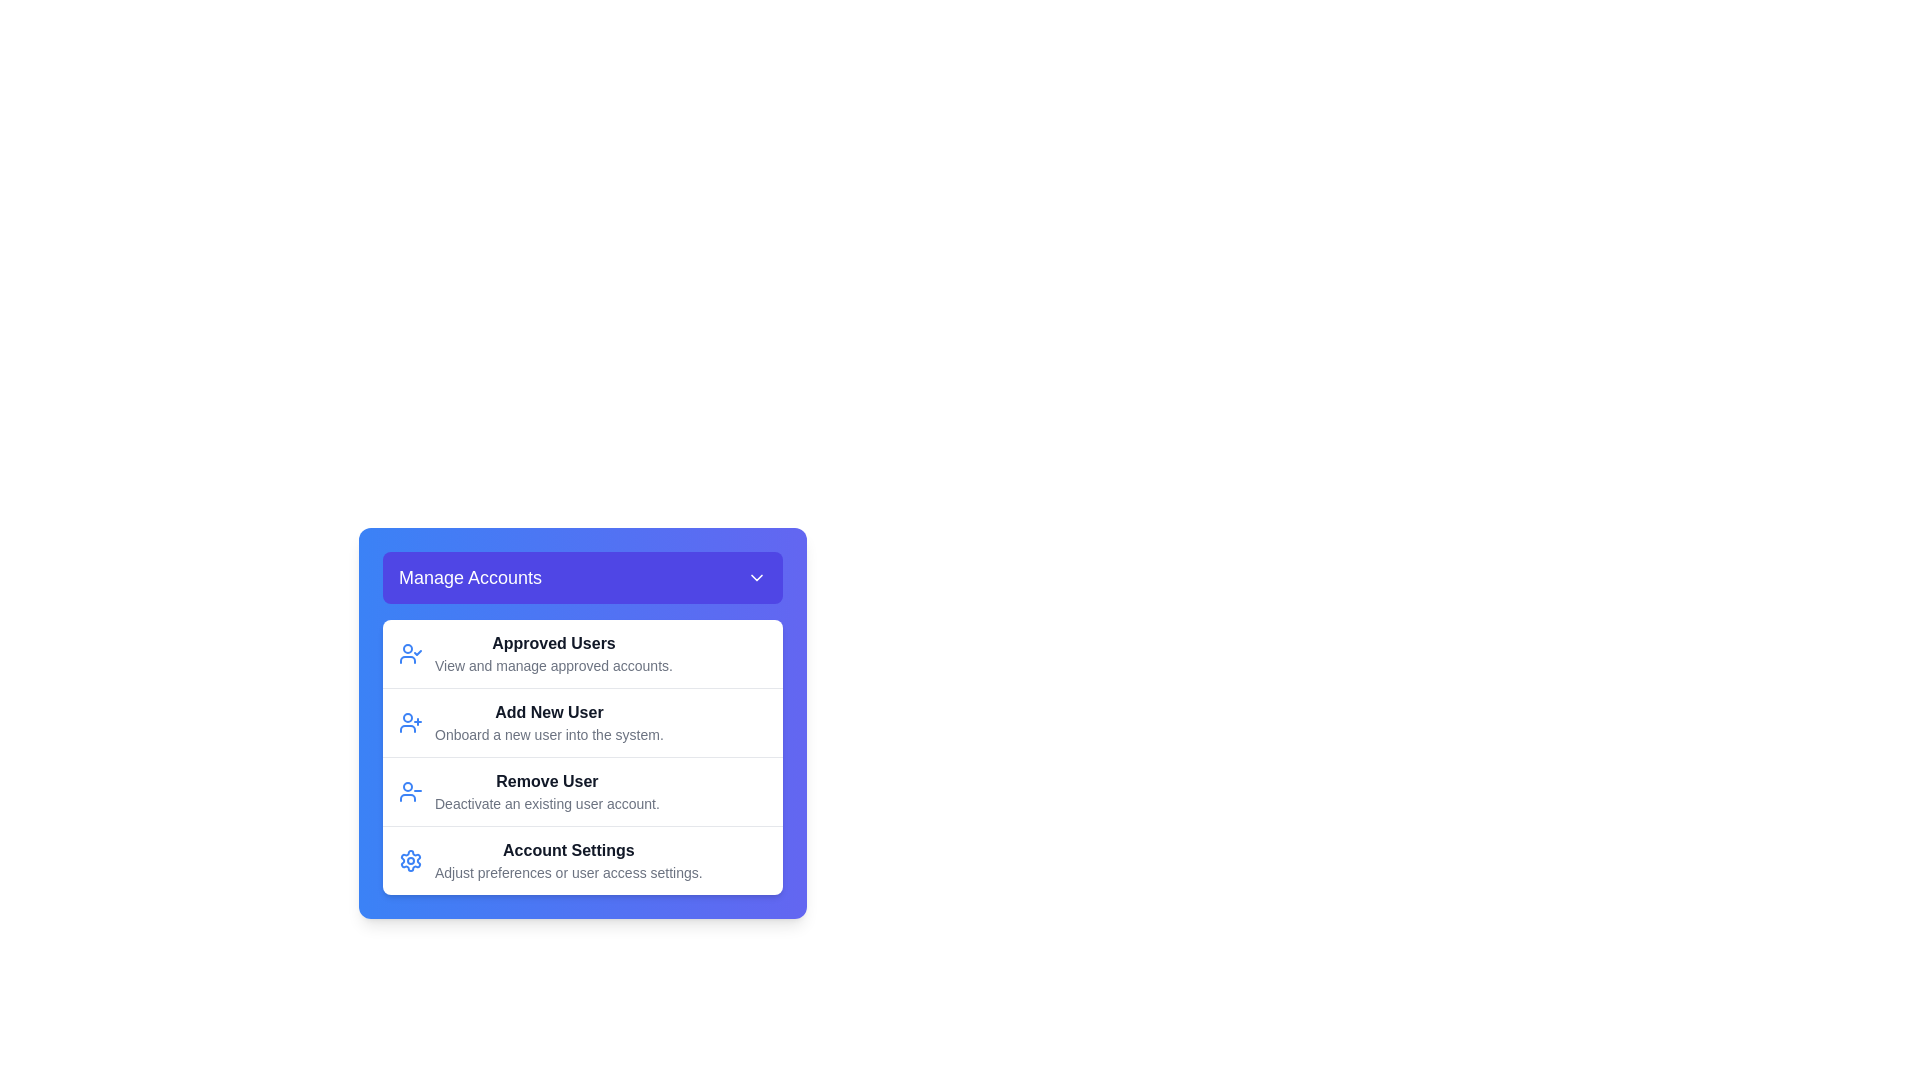 The height and width of the screenshot is (1080, 1920). What do you see at coordinates (410, 722) in the screenshot?
I see `the 'Add New User' icon, which is located to the left of the 'Add New User' button in the 'Manage Accounts' dropdown menu` at bounding box center [410, 722].